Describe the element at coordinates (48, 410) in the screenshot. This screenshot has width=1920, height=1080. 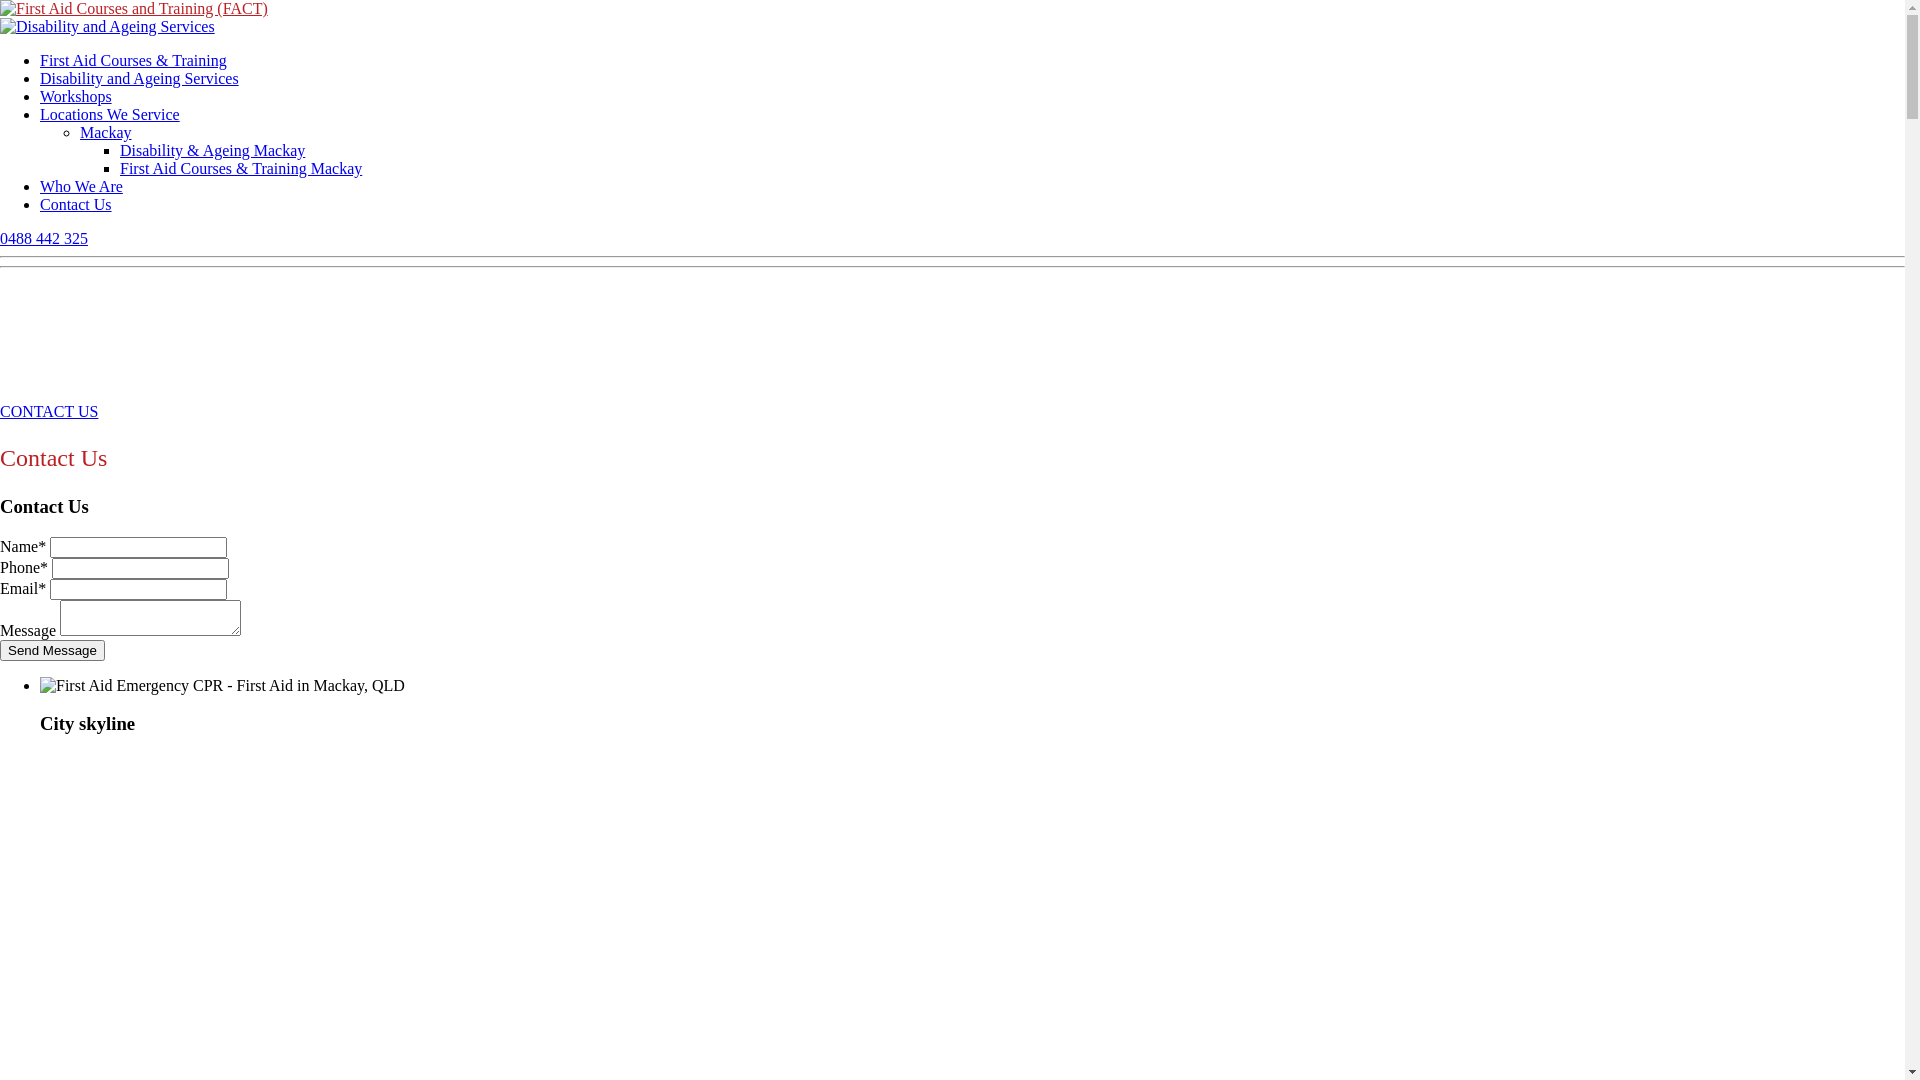
I see `'CONTACT US'` at that location.